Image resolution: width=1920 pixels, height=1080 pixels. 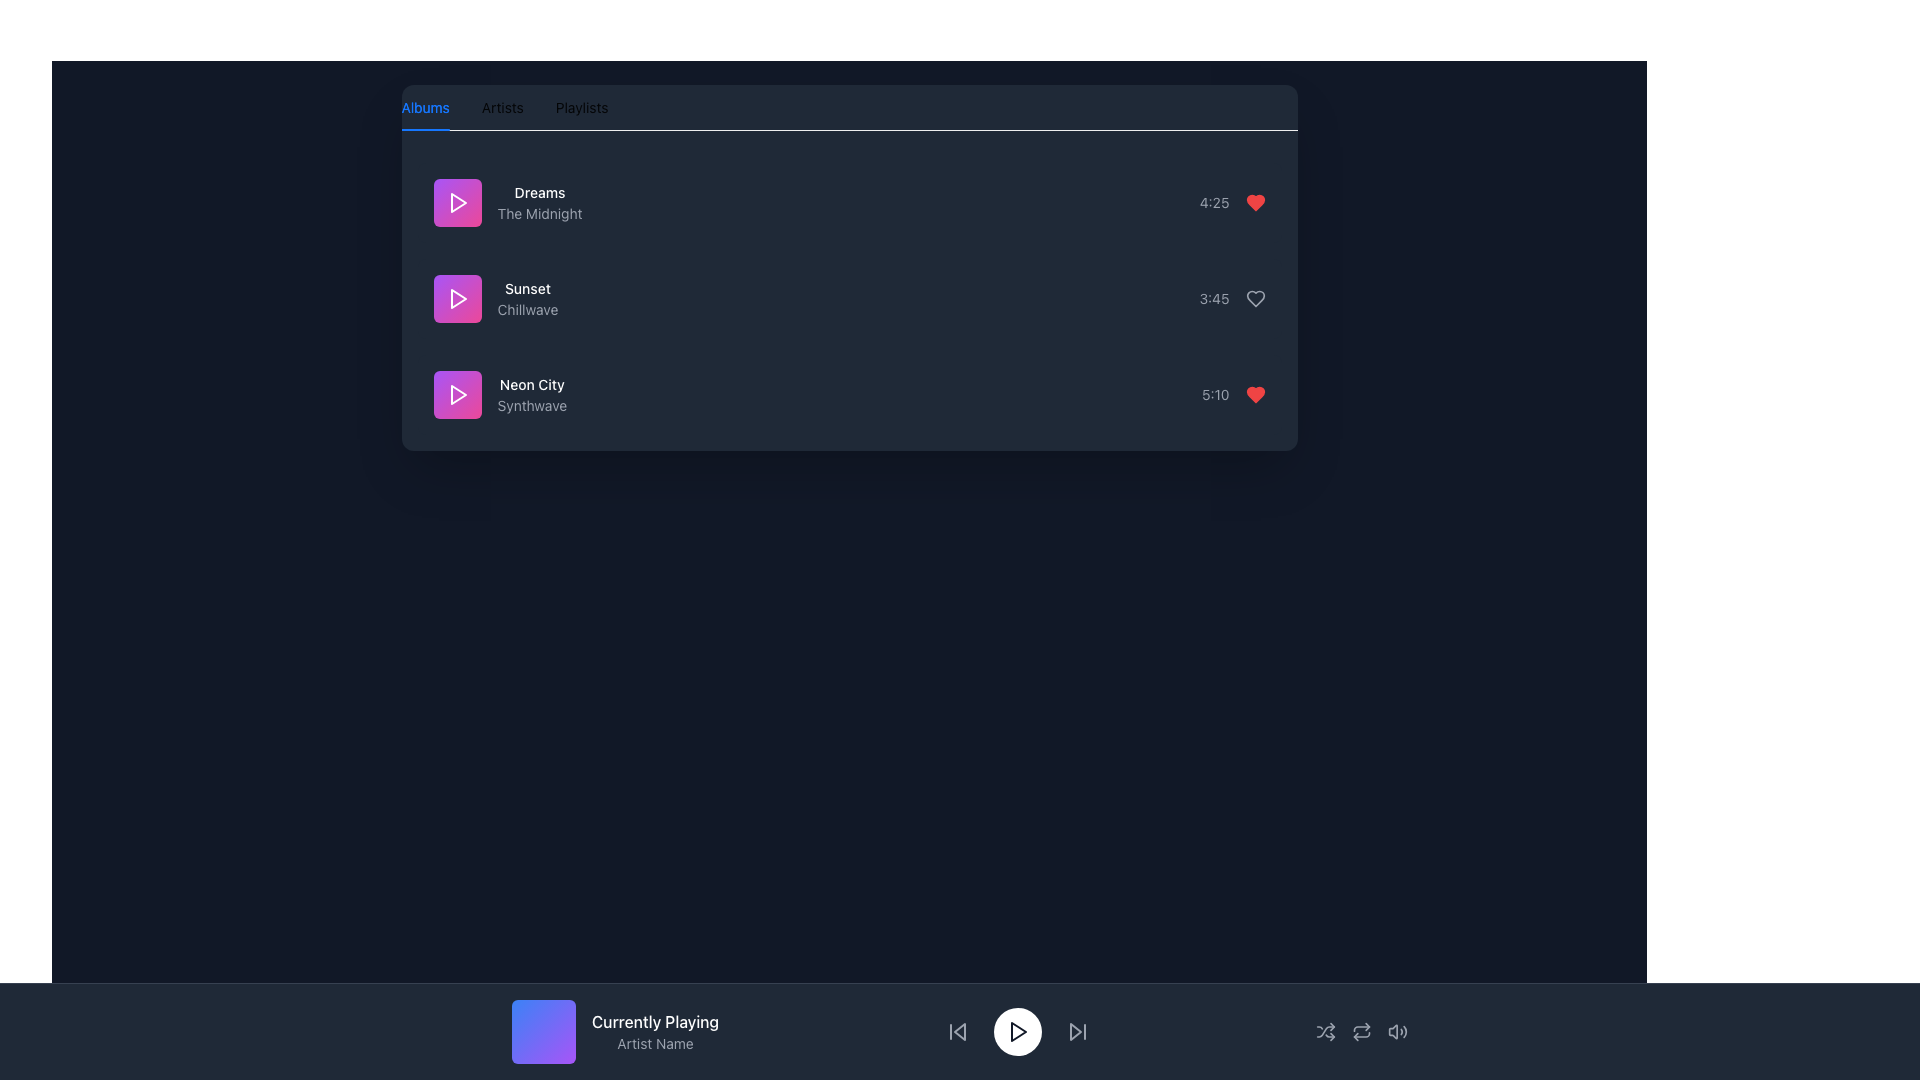 What do you see at coordinates (424, 108) in the screenshot?
I see `the 'Albums' tab in the navigation bar` at bounding box center [424, 108].